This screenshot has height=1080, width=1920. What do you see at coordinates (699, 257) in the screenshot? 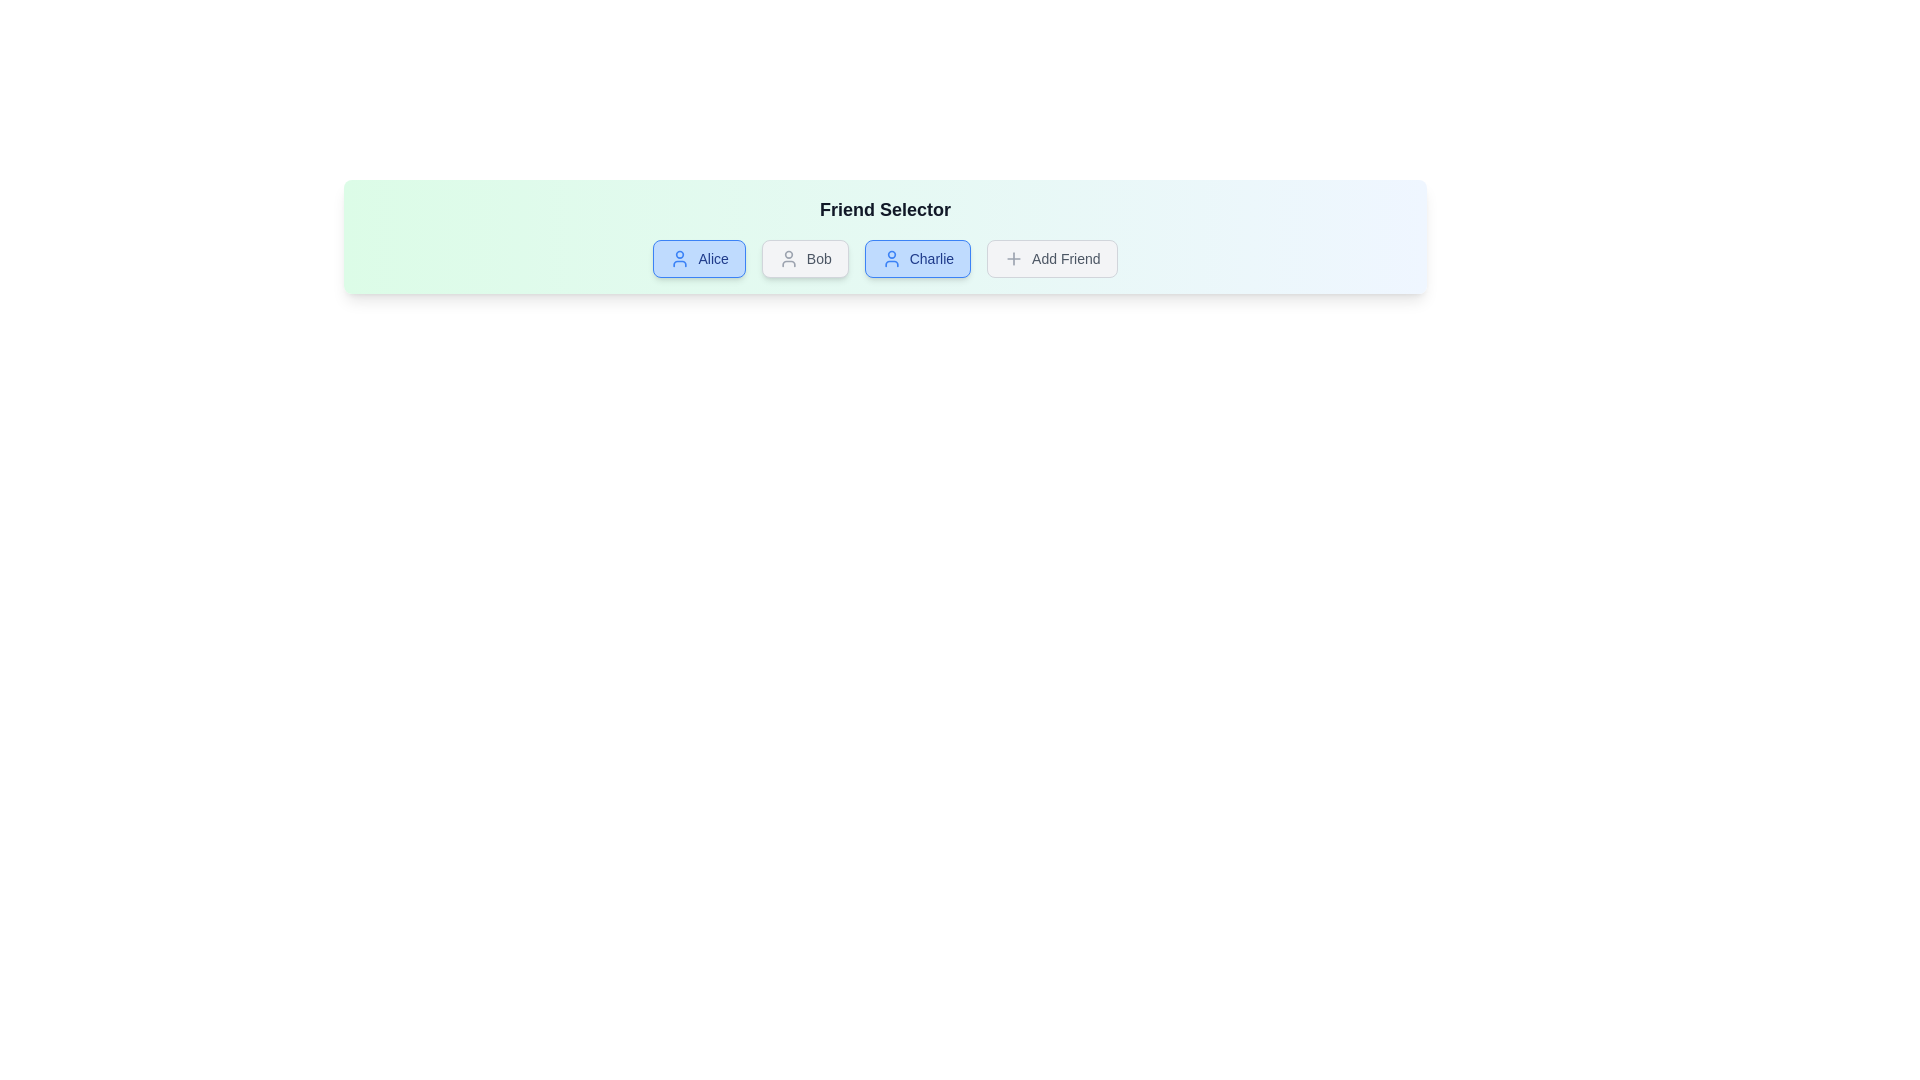
I see `the friend button labeled Alice to toggle its selection status` at bounding box center [699, 257].